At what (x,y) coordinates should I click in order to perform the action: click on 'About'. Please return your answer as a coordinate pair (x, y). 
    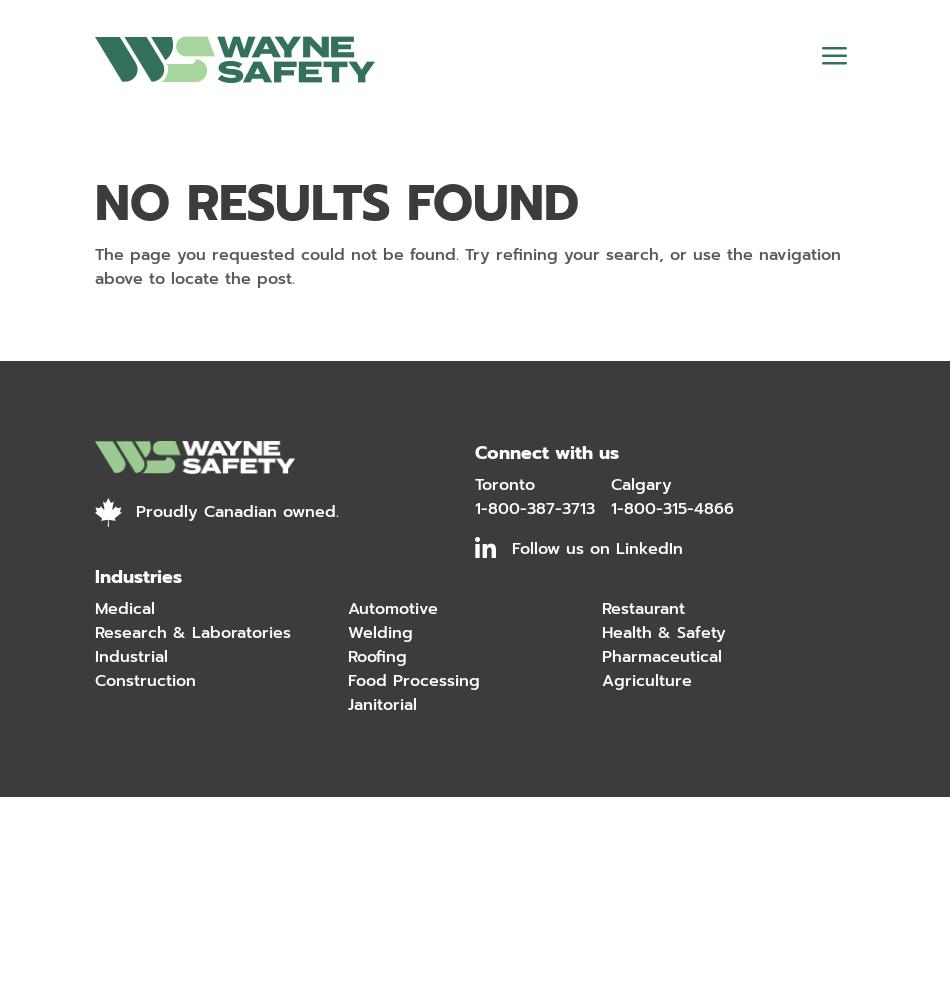
    Looking at the image, I should click on (123, 463).